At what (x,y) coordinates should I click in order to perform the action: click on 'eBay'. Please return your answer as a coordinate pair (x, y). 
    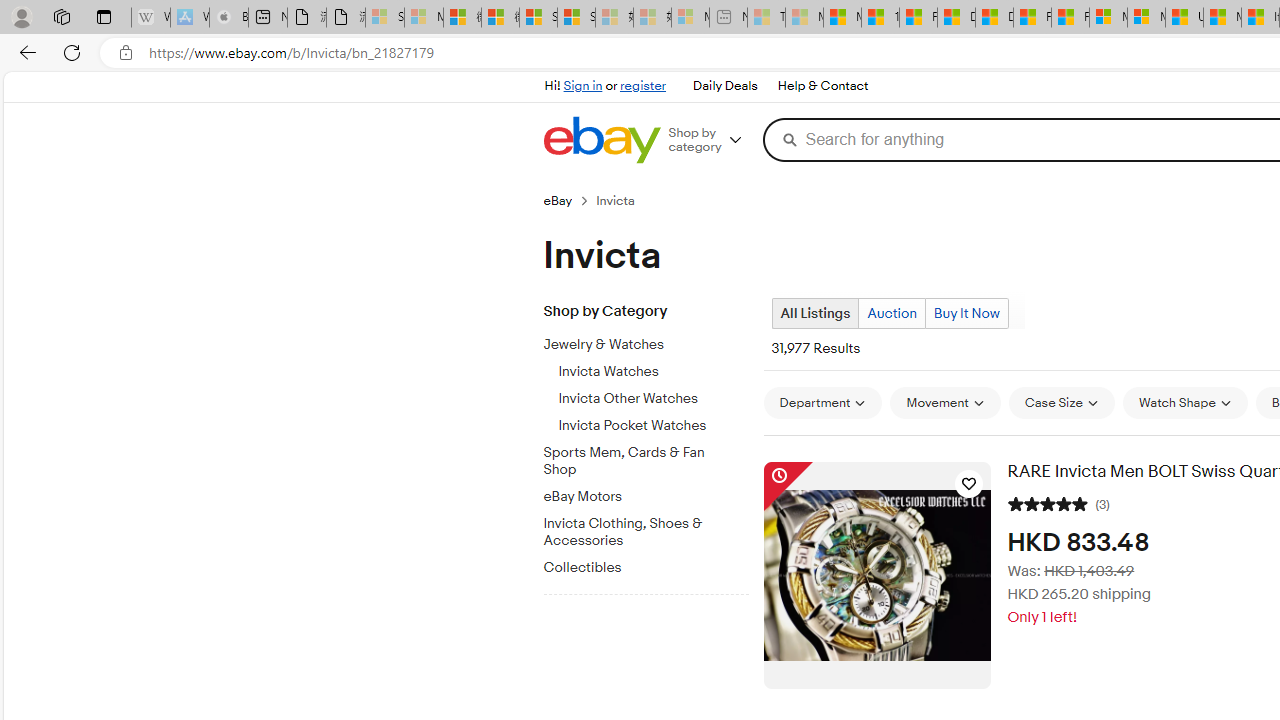
    Looking at the image, I should click on (558, 200).